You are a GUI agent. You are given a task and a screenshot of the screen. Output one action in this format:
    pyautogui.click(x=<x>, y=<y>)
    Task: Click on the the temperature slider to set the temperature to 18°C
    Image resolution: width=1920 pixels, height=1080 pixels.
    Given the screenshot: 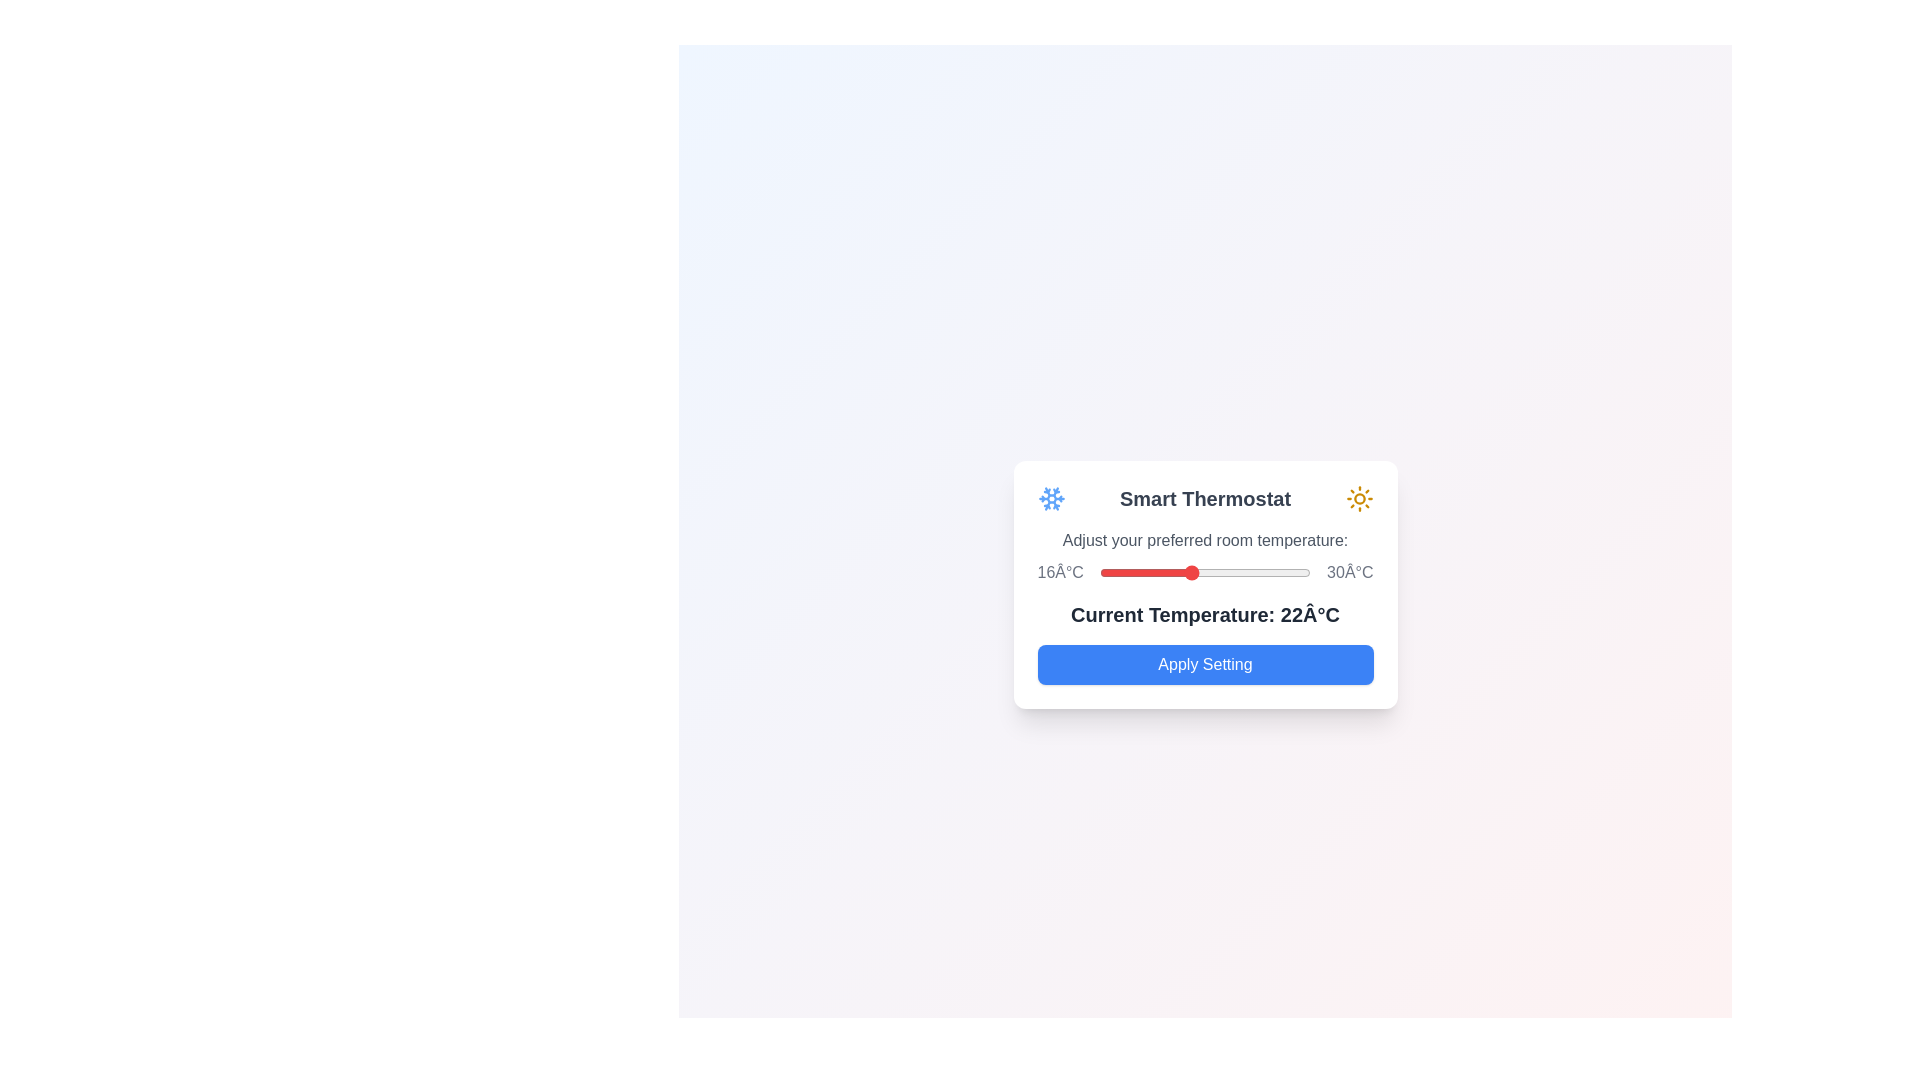 What is the action you would take?
    pyautogui.click(x=1130, y=573)
    